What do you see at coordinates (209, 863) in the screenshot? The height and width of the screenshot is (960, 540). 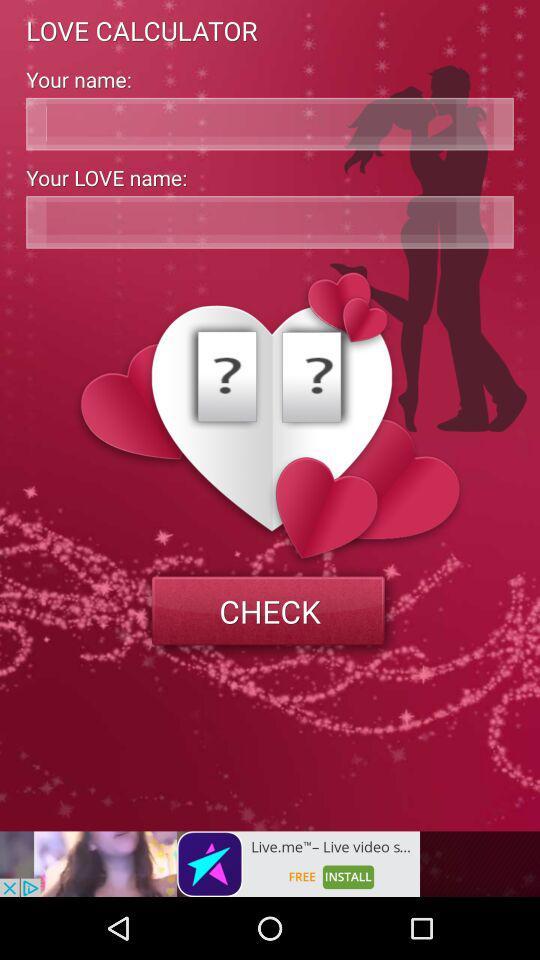 I see `install the option` at bounding box center [209, 863].